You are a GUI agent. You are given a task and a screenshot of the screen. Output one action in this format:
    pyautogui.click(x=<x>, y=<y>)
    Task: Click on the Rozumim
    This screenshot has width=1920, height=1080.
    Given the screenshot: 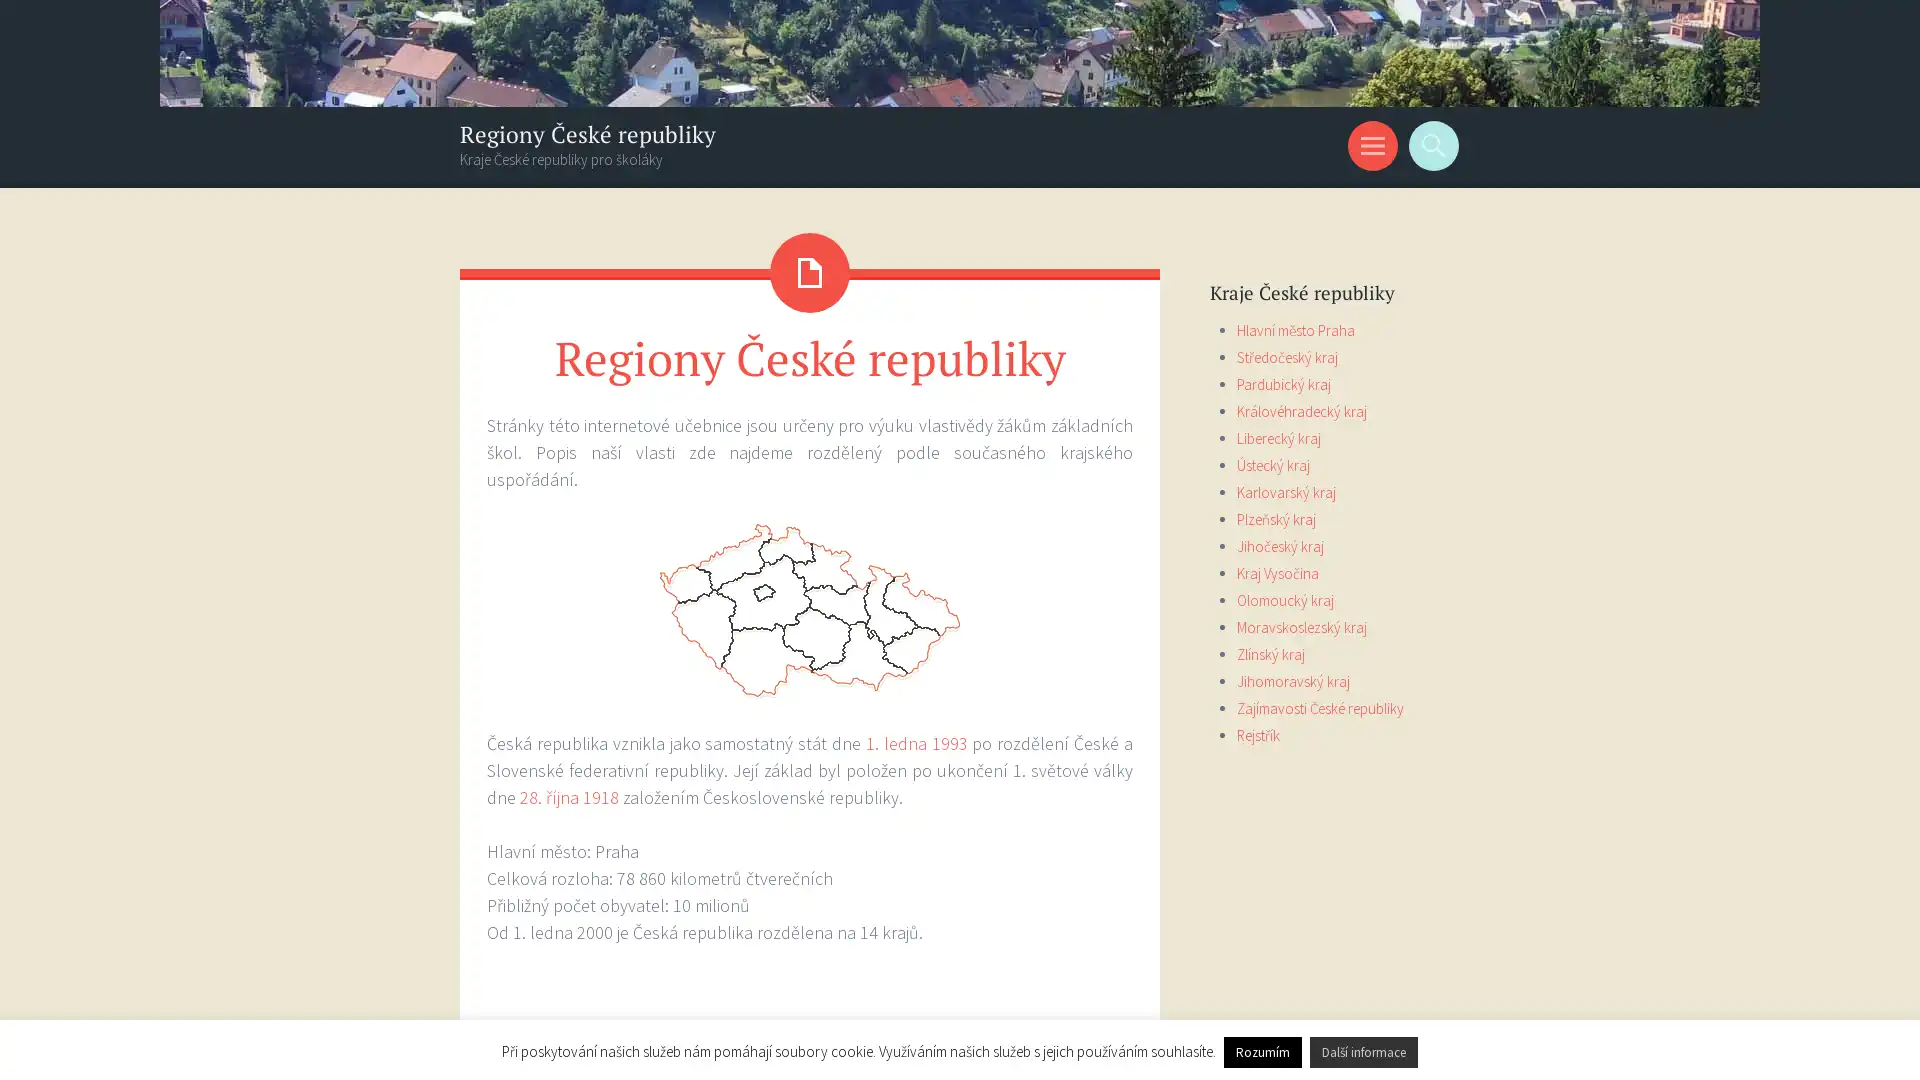 What is the action you would take?
    pyautogui.click(x=1261, y=1051)
    